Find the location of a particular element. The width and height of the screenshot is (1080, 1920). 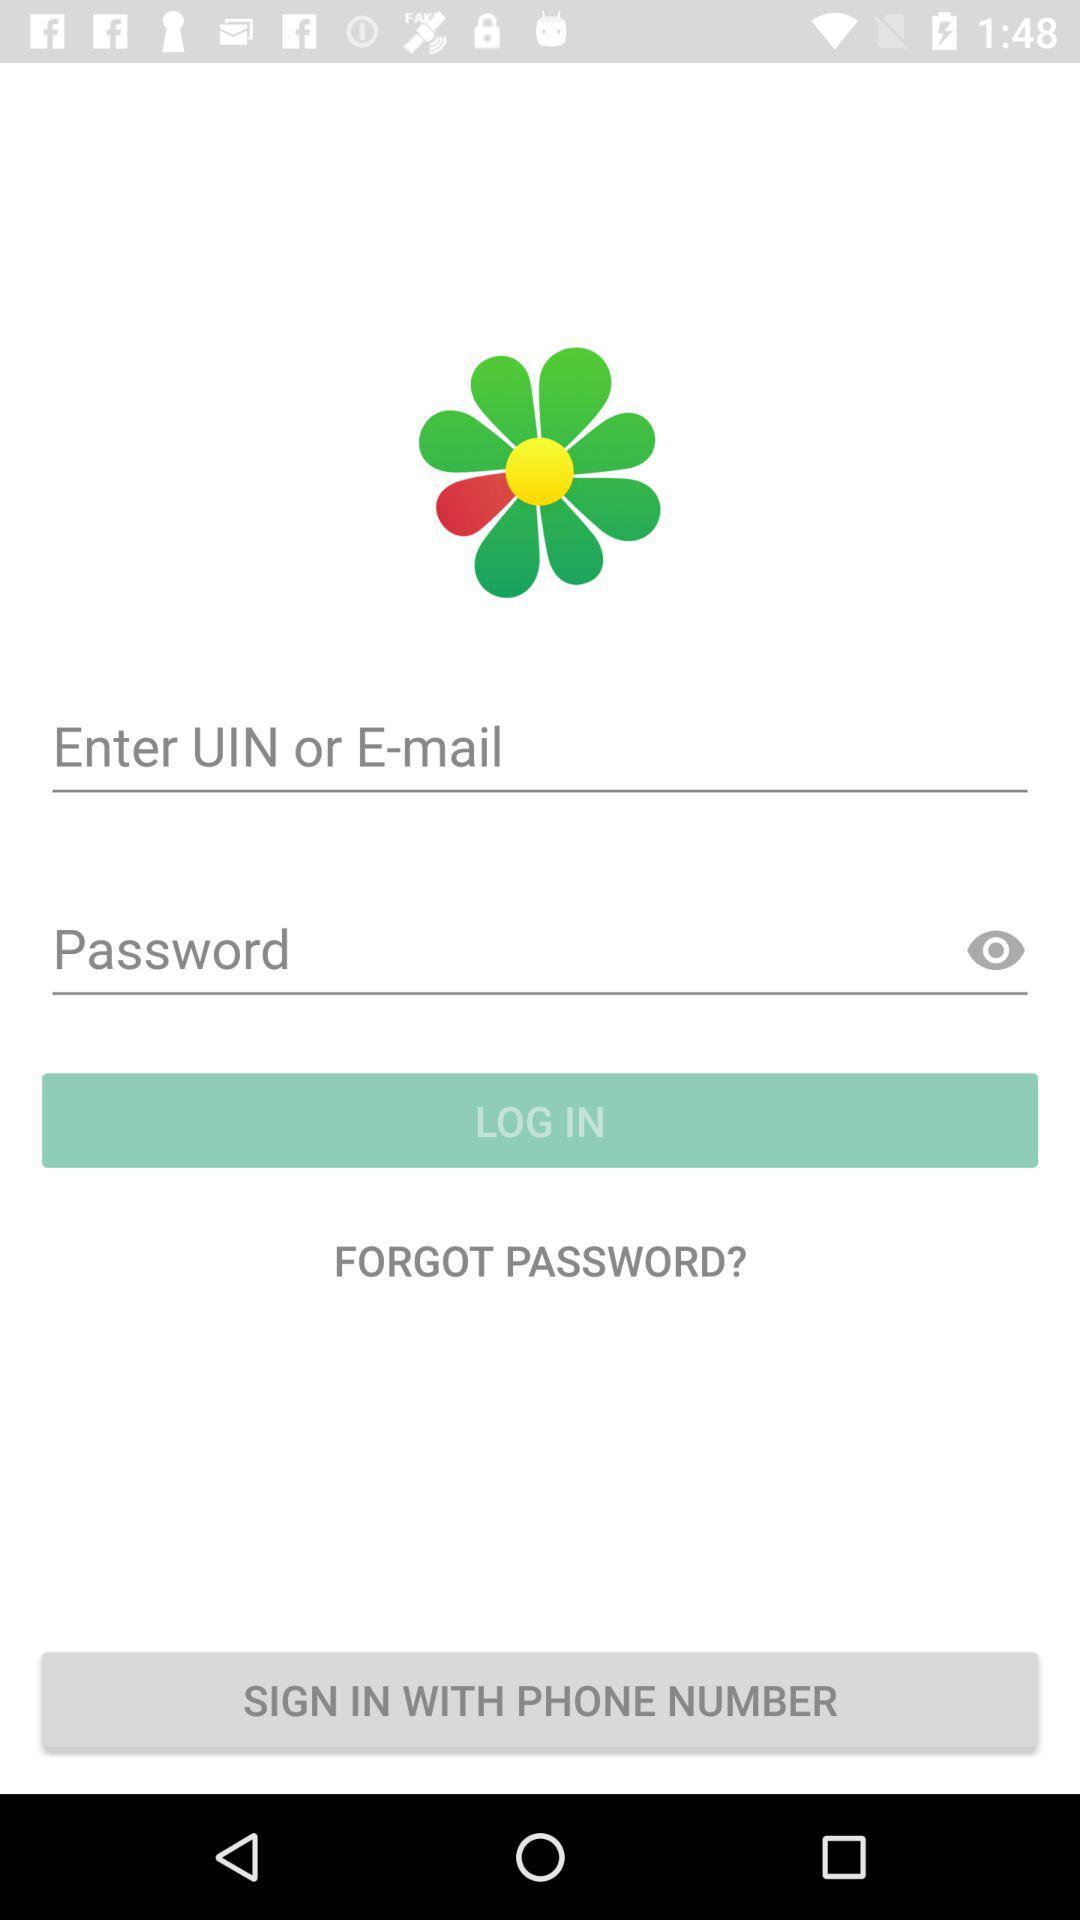

the visibility icon is located at coordinates (995, 950).